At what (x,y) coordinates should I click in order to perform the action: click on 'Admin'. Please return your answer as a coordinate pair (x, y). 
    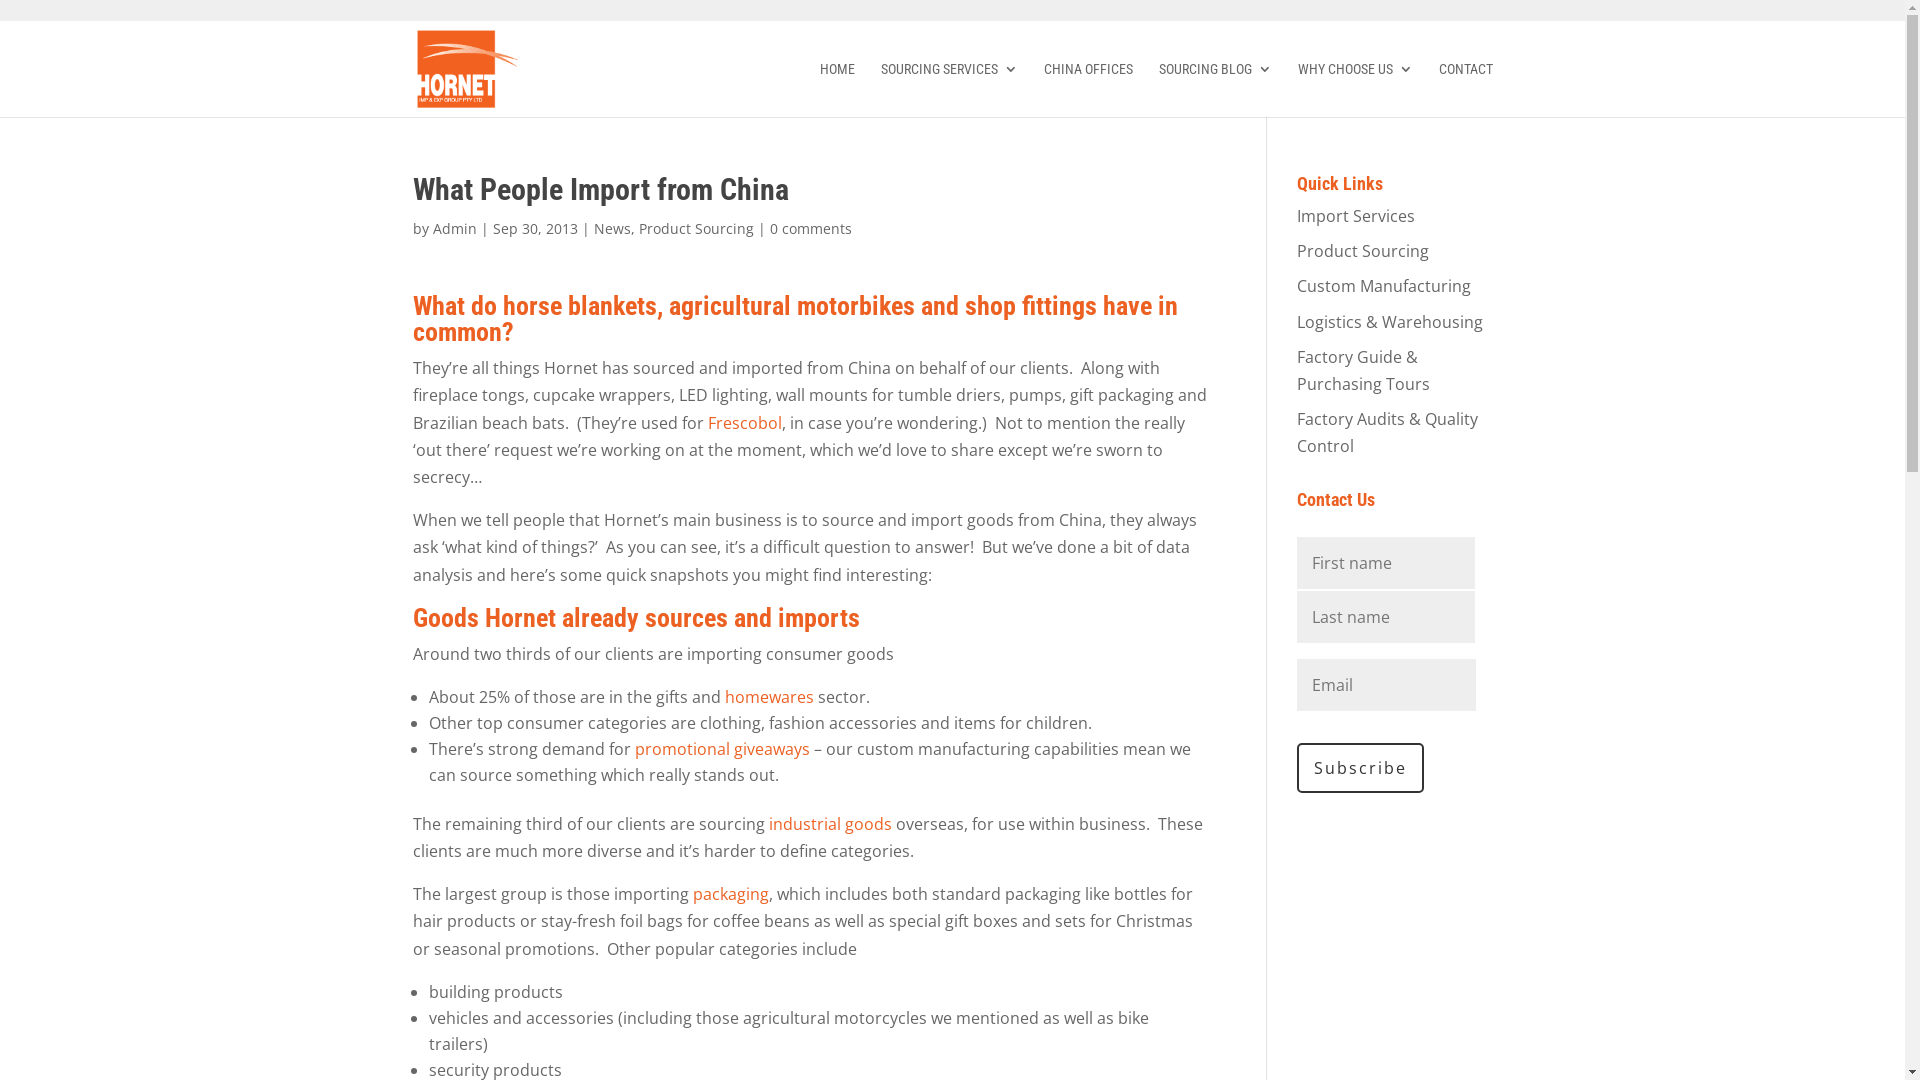
    Looking at the image, I should click on (453, 227).